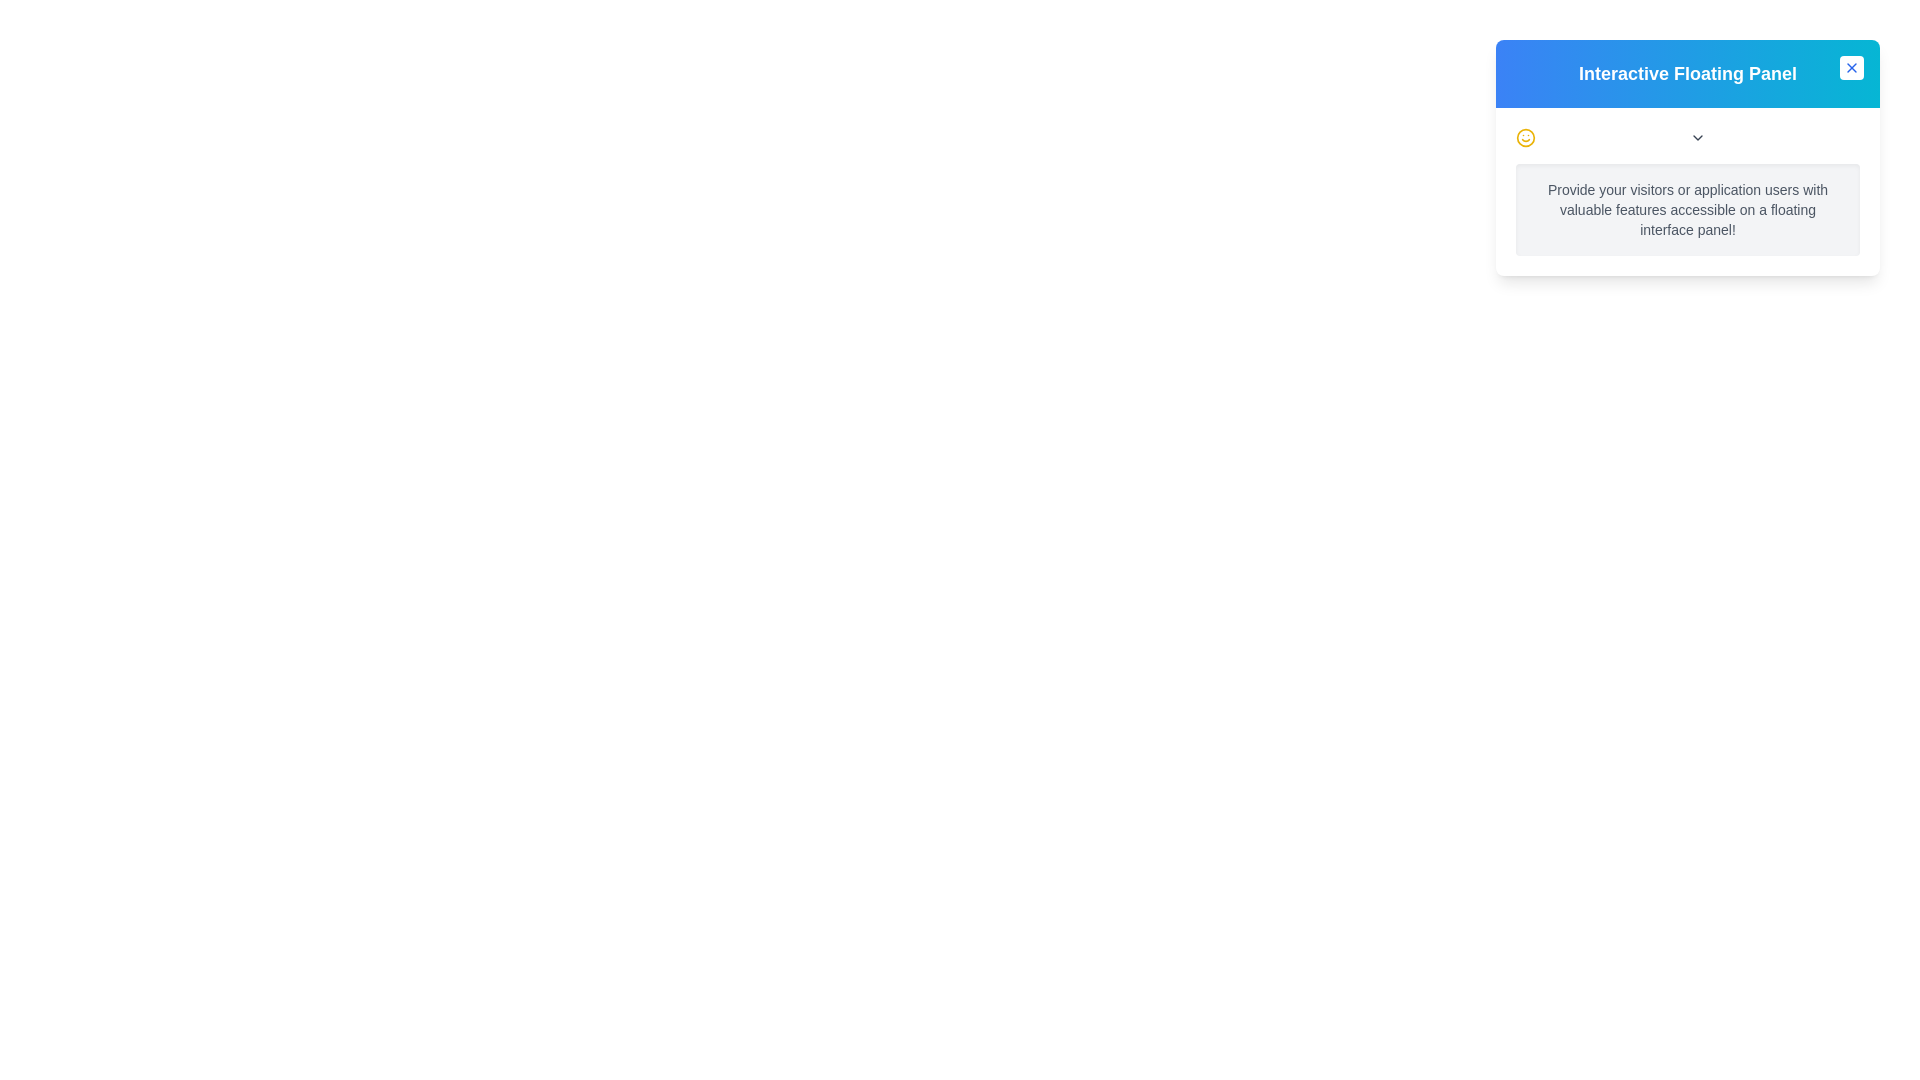 The image size is (1920, 1080). I want to click on the close button located in the top-right corner of the floating interactive panel, so click(1851, 67).